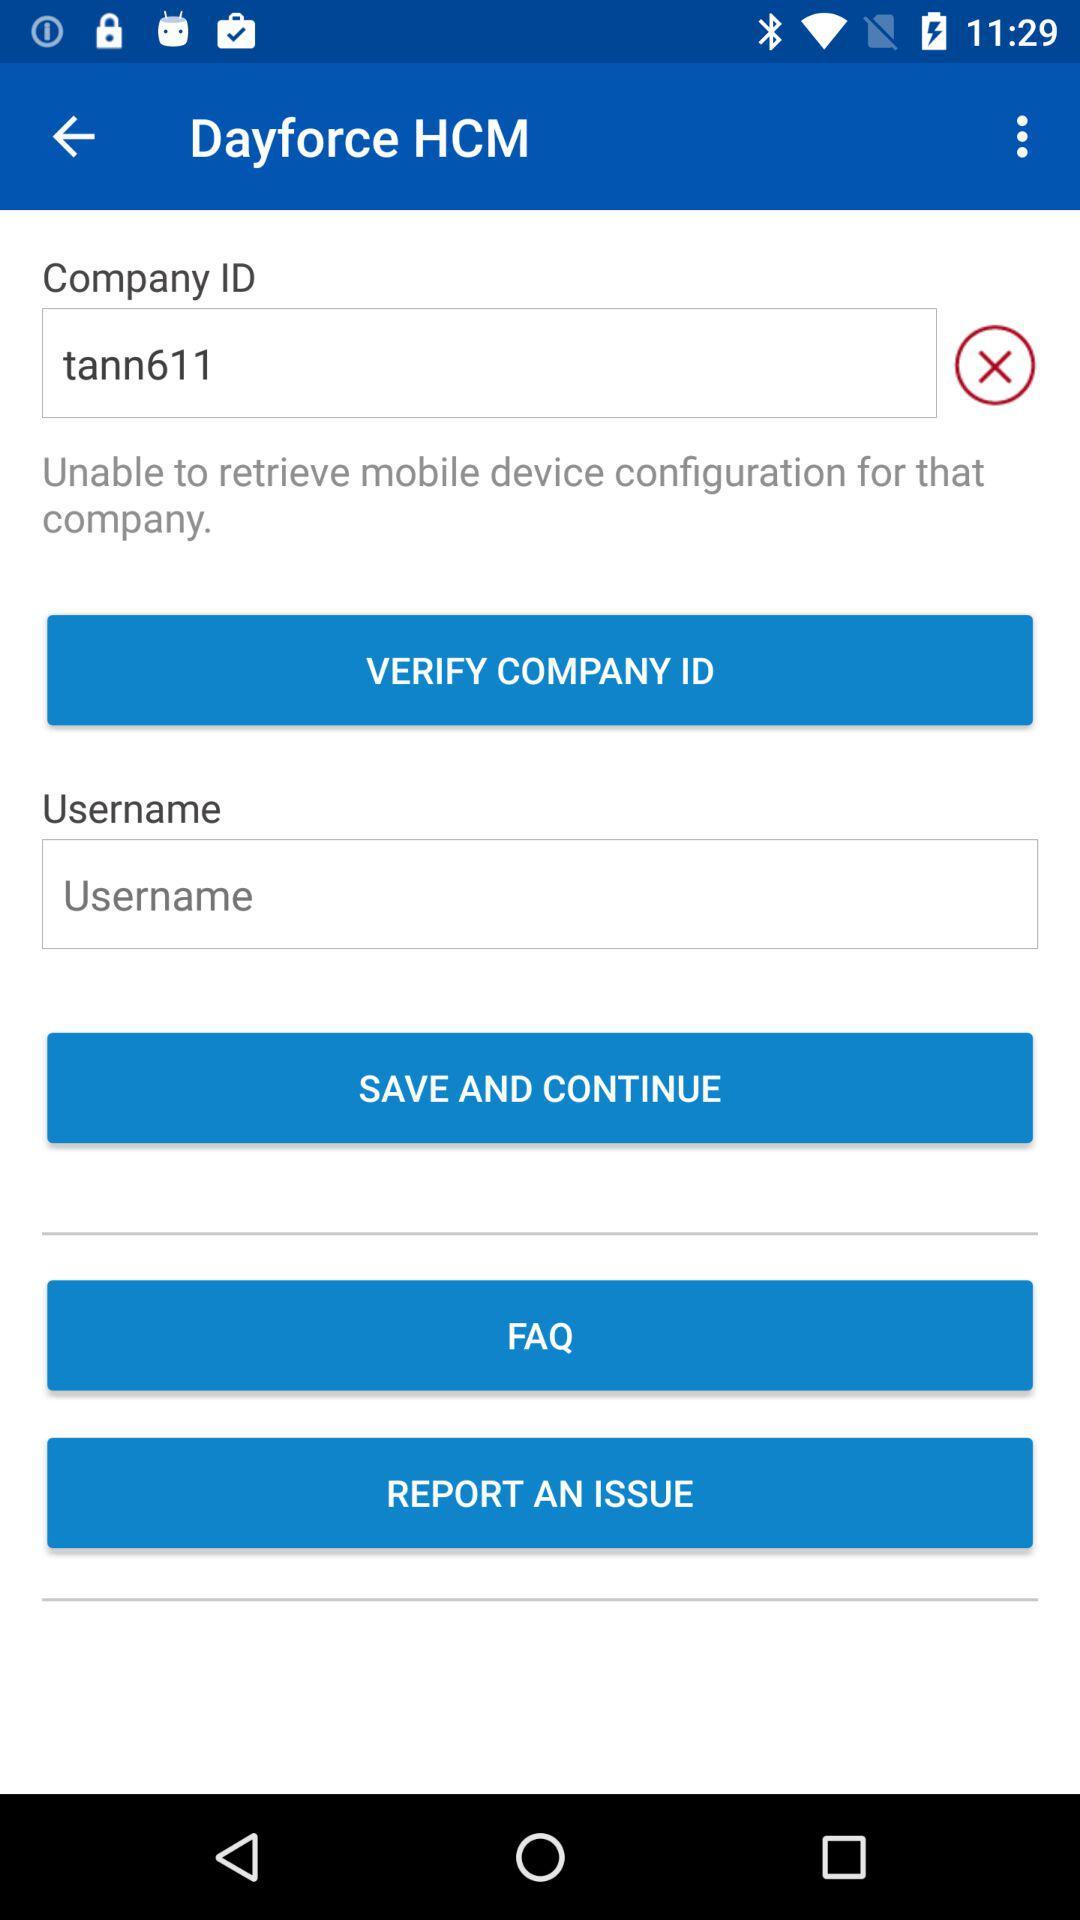 This screenshot has height=1920, width=1080. Describe the element at coordinates (540, 892) in the screenshot. I see `user name` at that location.